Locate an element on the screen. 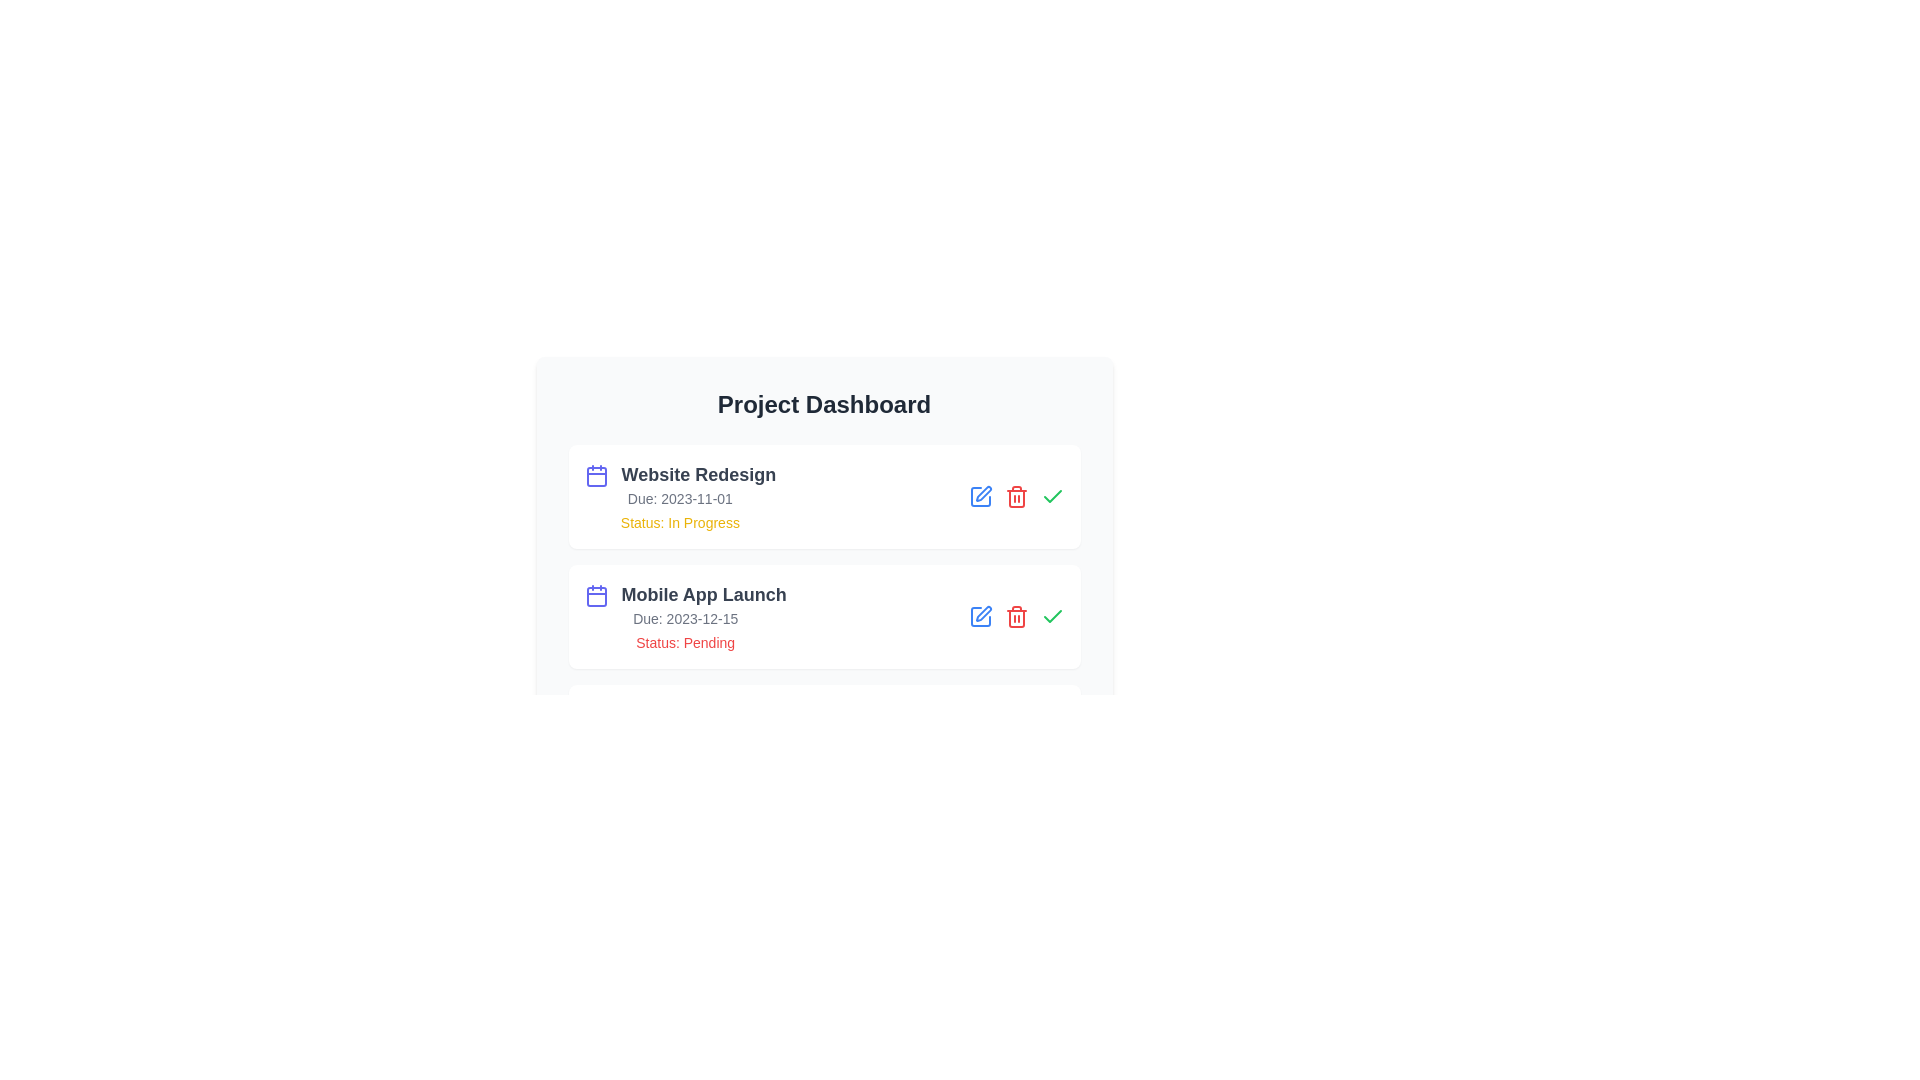  the checkmark button for the project titled Website Redesign is located at coordinates (1051, 496).